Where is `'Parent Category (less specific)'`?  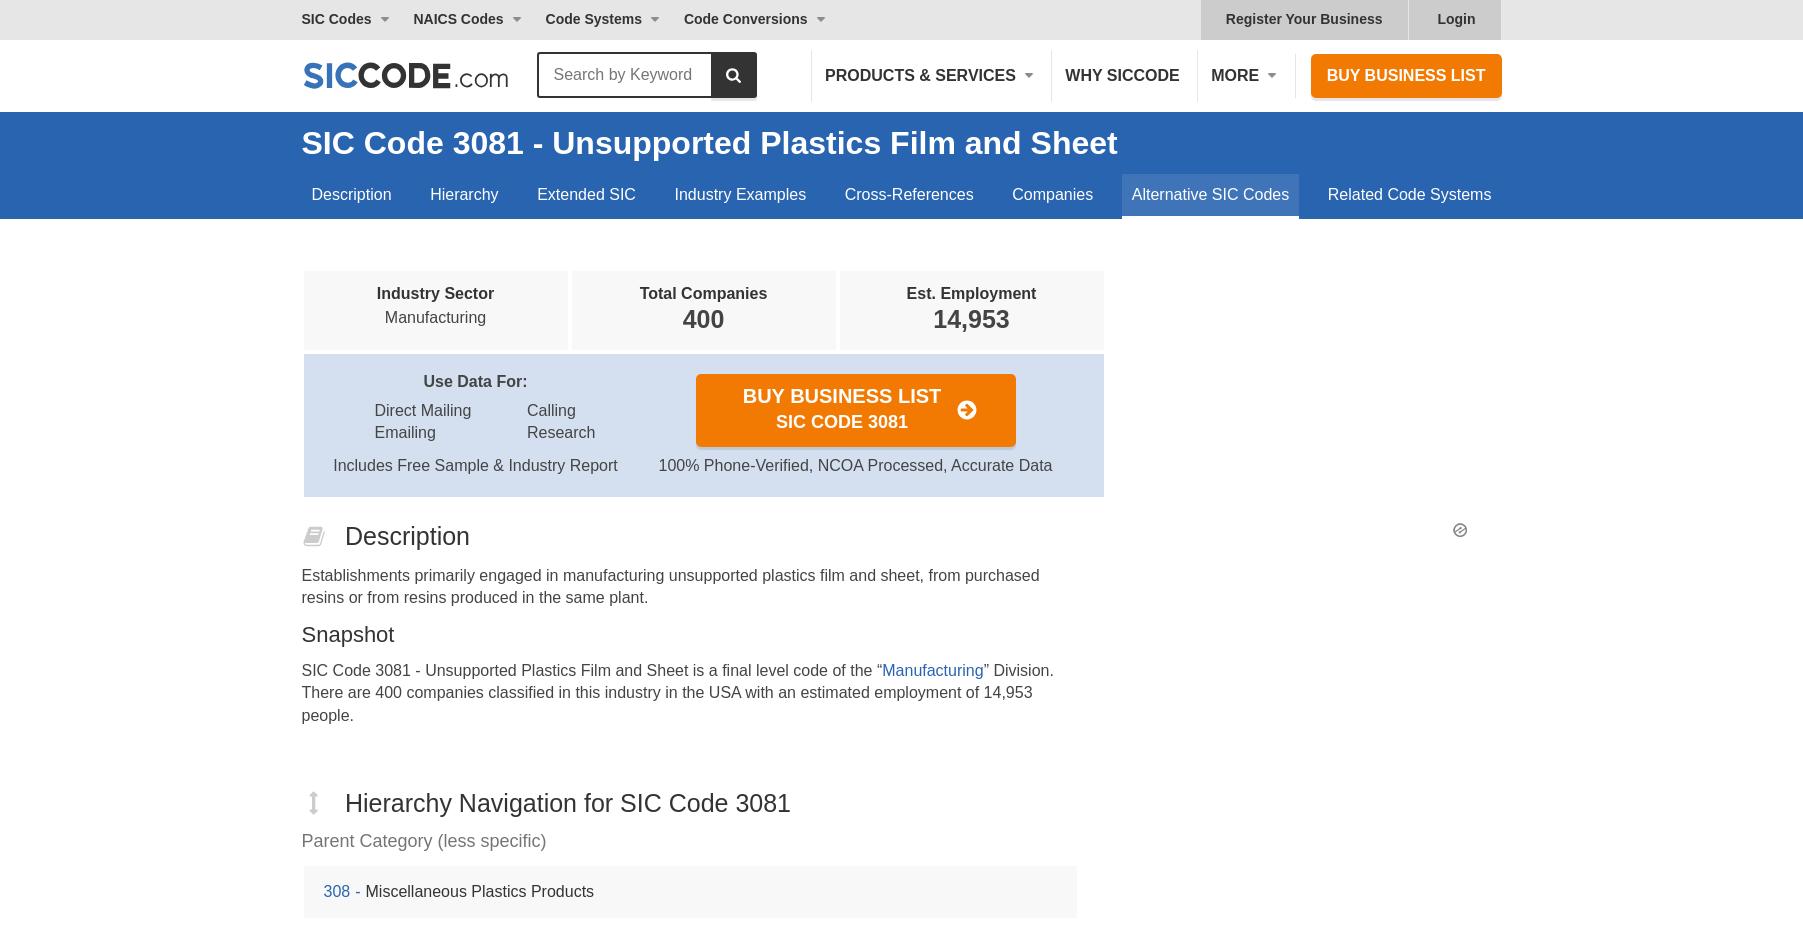 'Parent Category (less specific)' is located at coordinates (300, 838).